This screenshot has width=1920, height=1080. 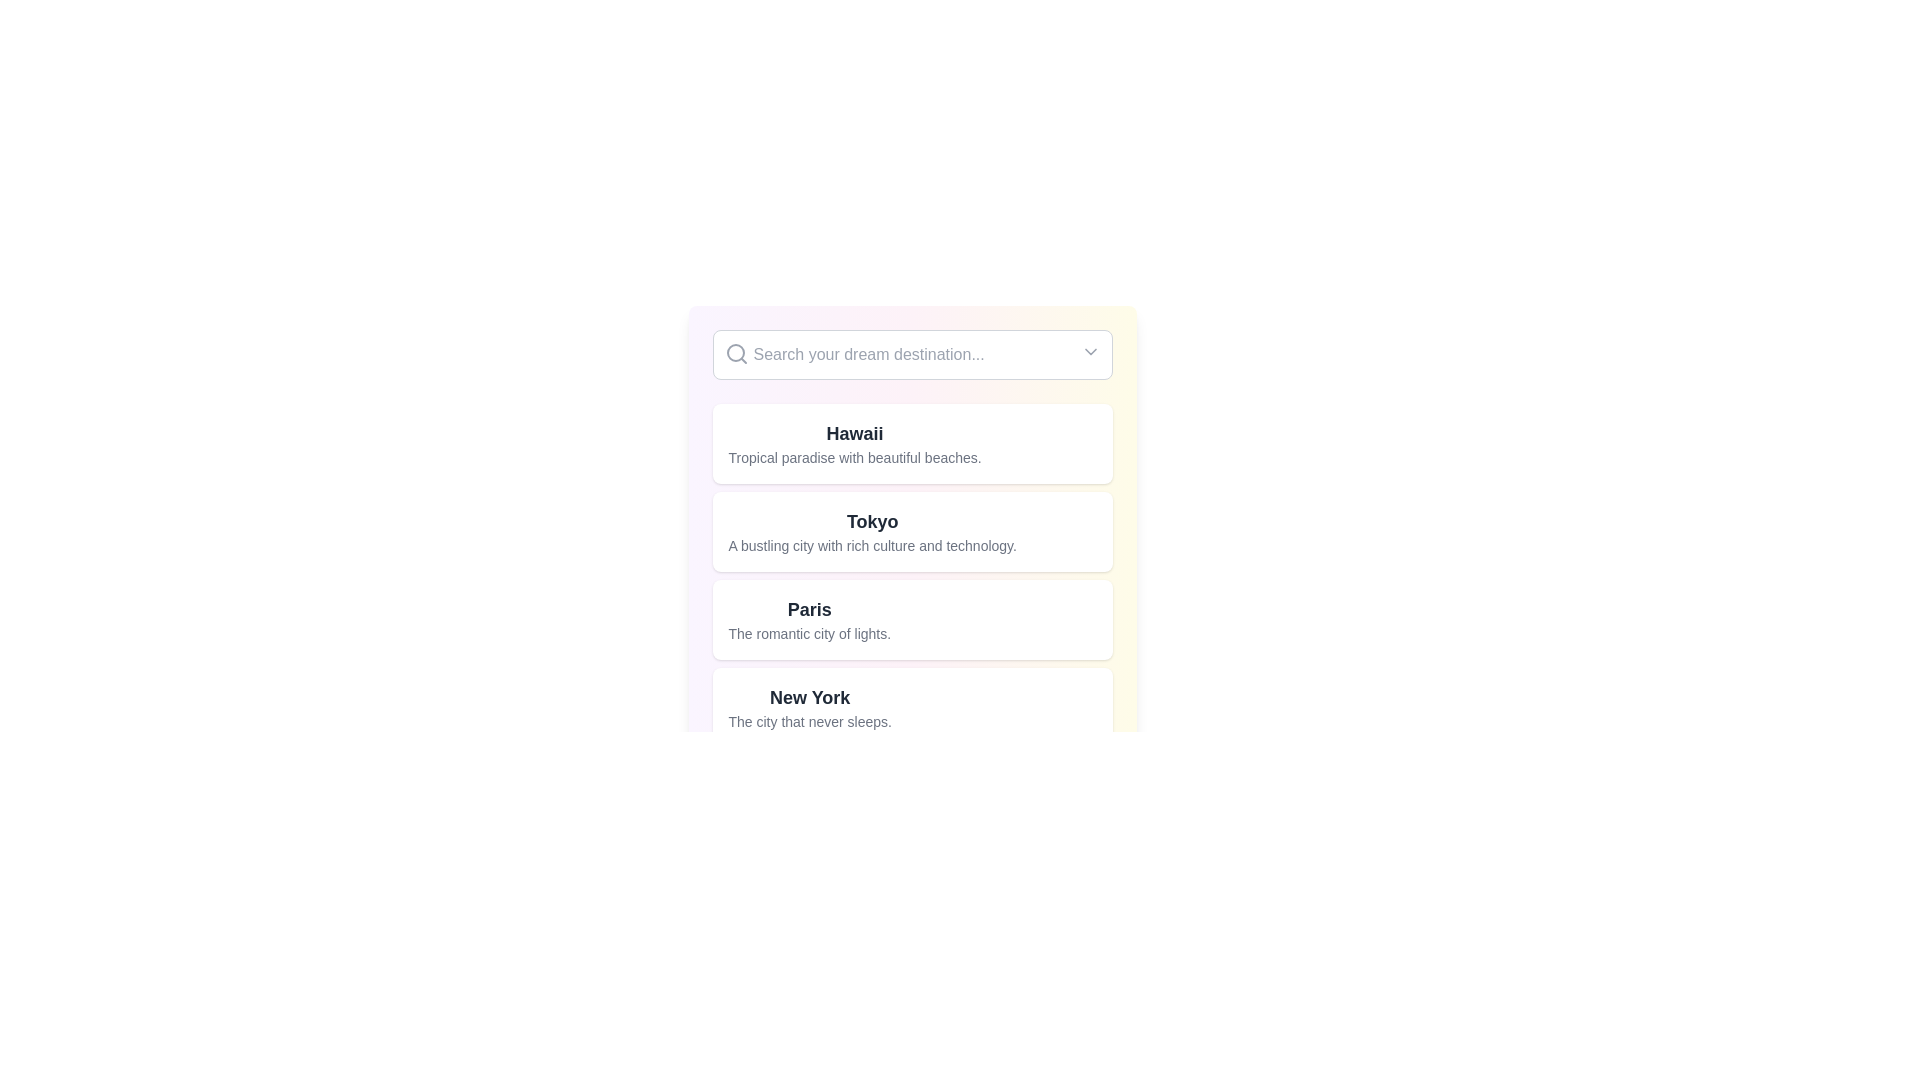 What do you see at coordinates (809, 633) in the screenshot?
I see `the text element that states 'The romantic city of lights.' which is styled in gray and positioned under the main heading 'Paris'` at bounding box center [809, 633].